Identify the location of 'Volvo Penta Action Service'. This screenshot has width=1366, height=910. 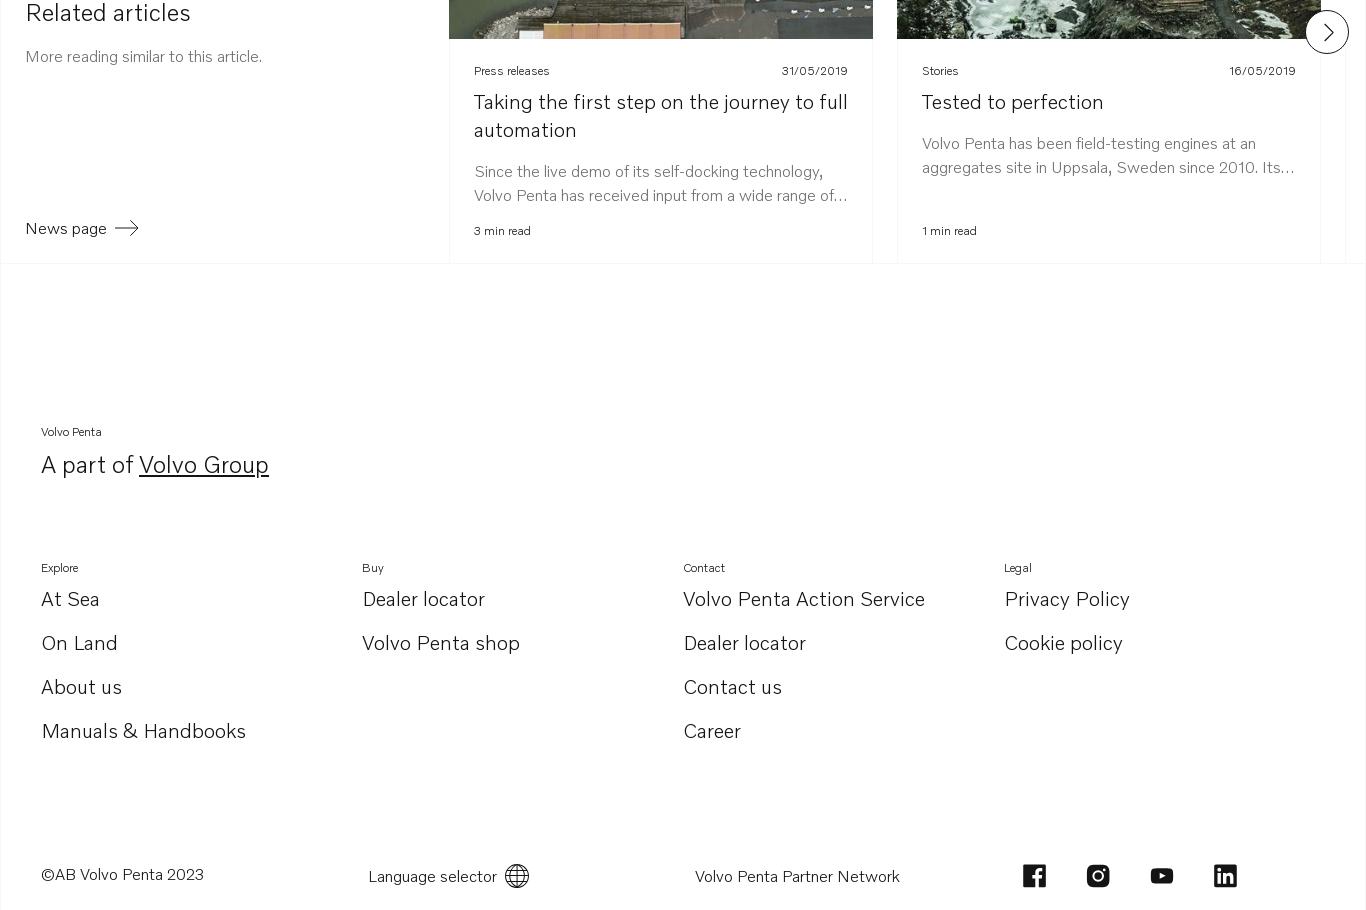
(803, 595).